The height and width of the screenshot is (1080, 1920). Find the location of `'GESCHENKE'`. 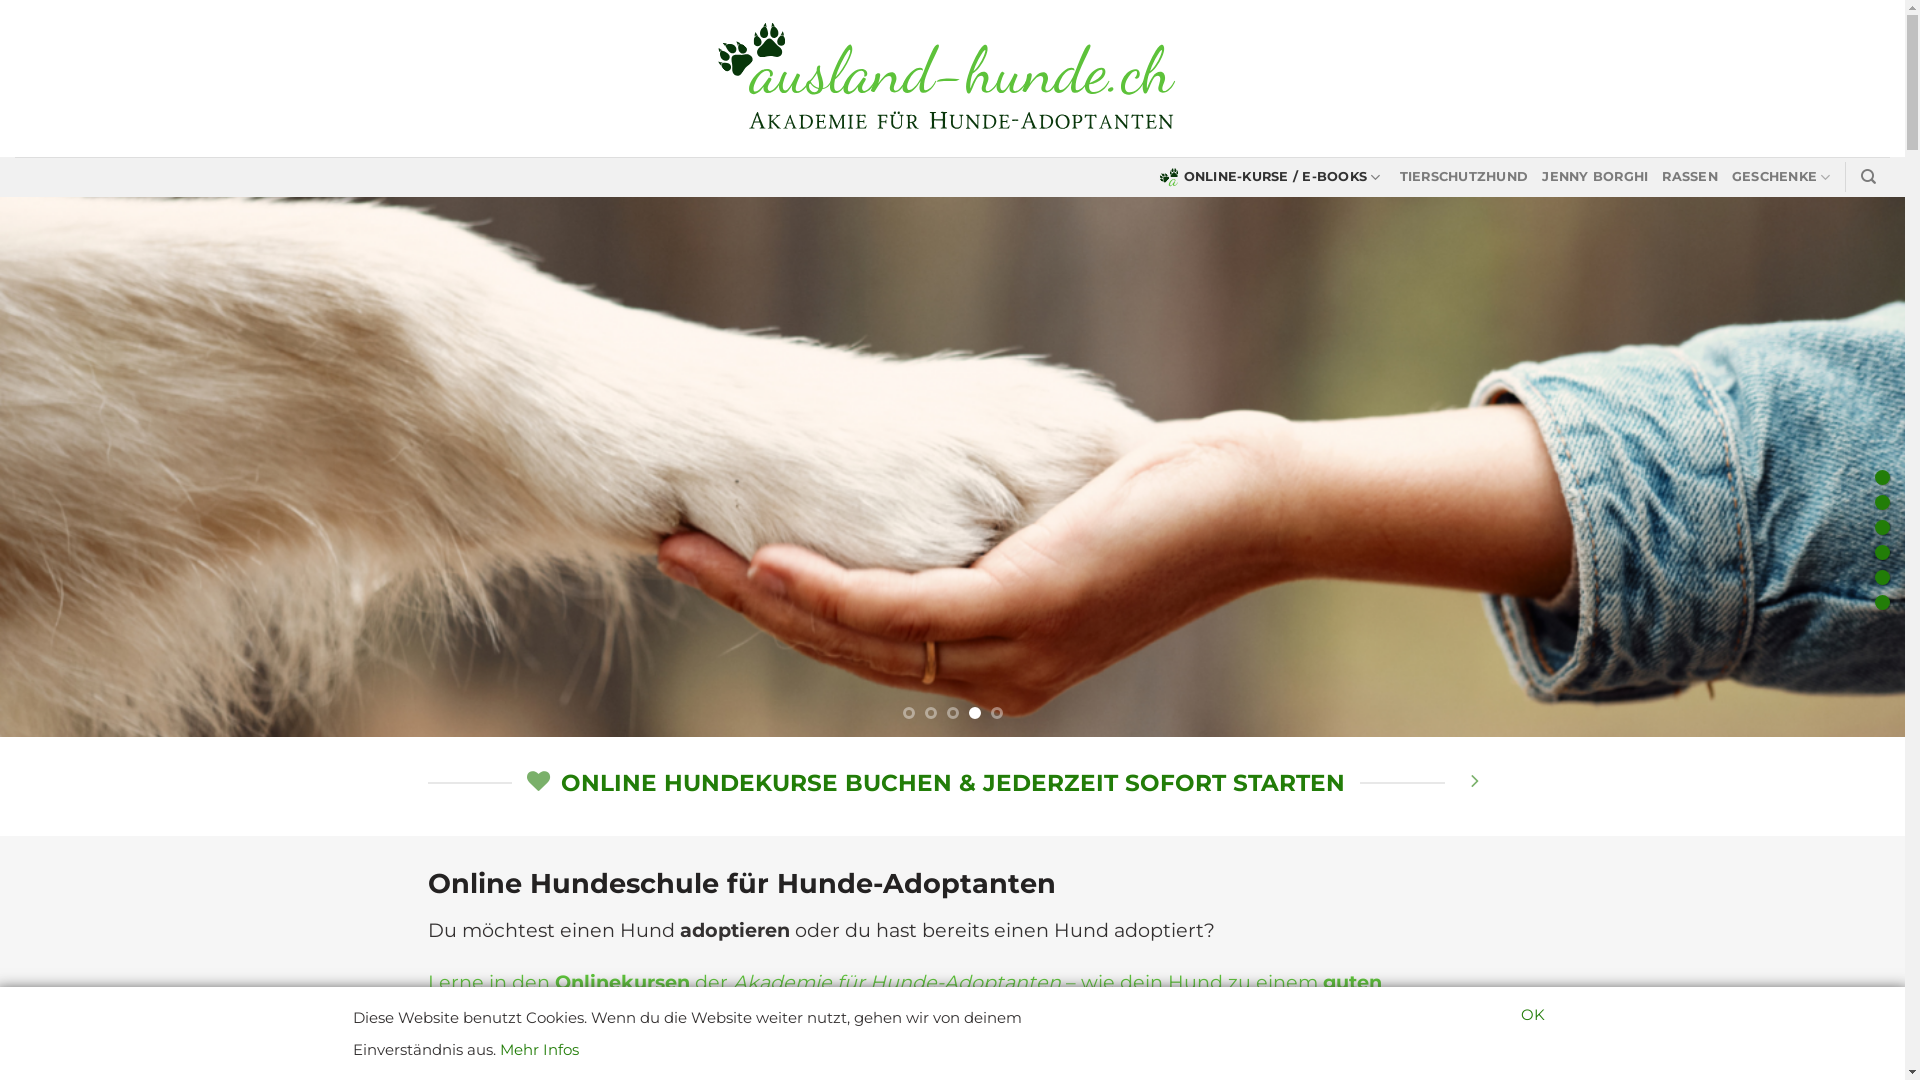

'GESCHENKE' is located at coordinates (1731, 176).